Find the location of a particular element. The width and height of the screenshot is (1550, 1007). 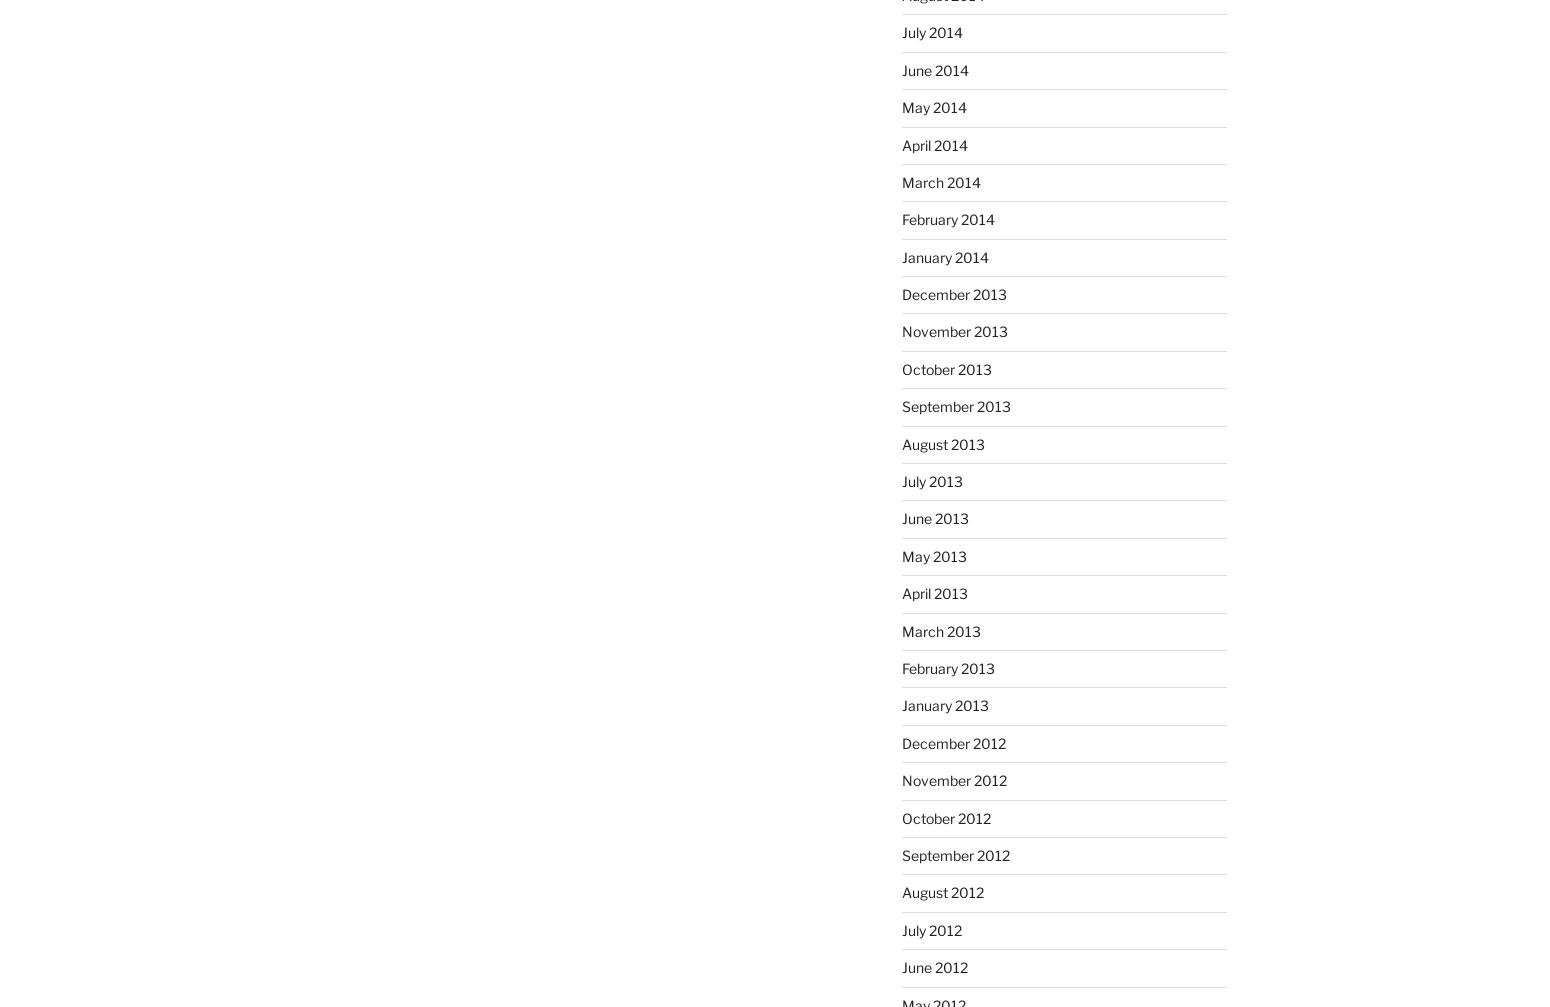

'February 2013' is located at coordinates (946, 666).